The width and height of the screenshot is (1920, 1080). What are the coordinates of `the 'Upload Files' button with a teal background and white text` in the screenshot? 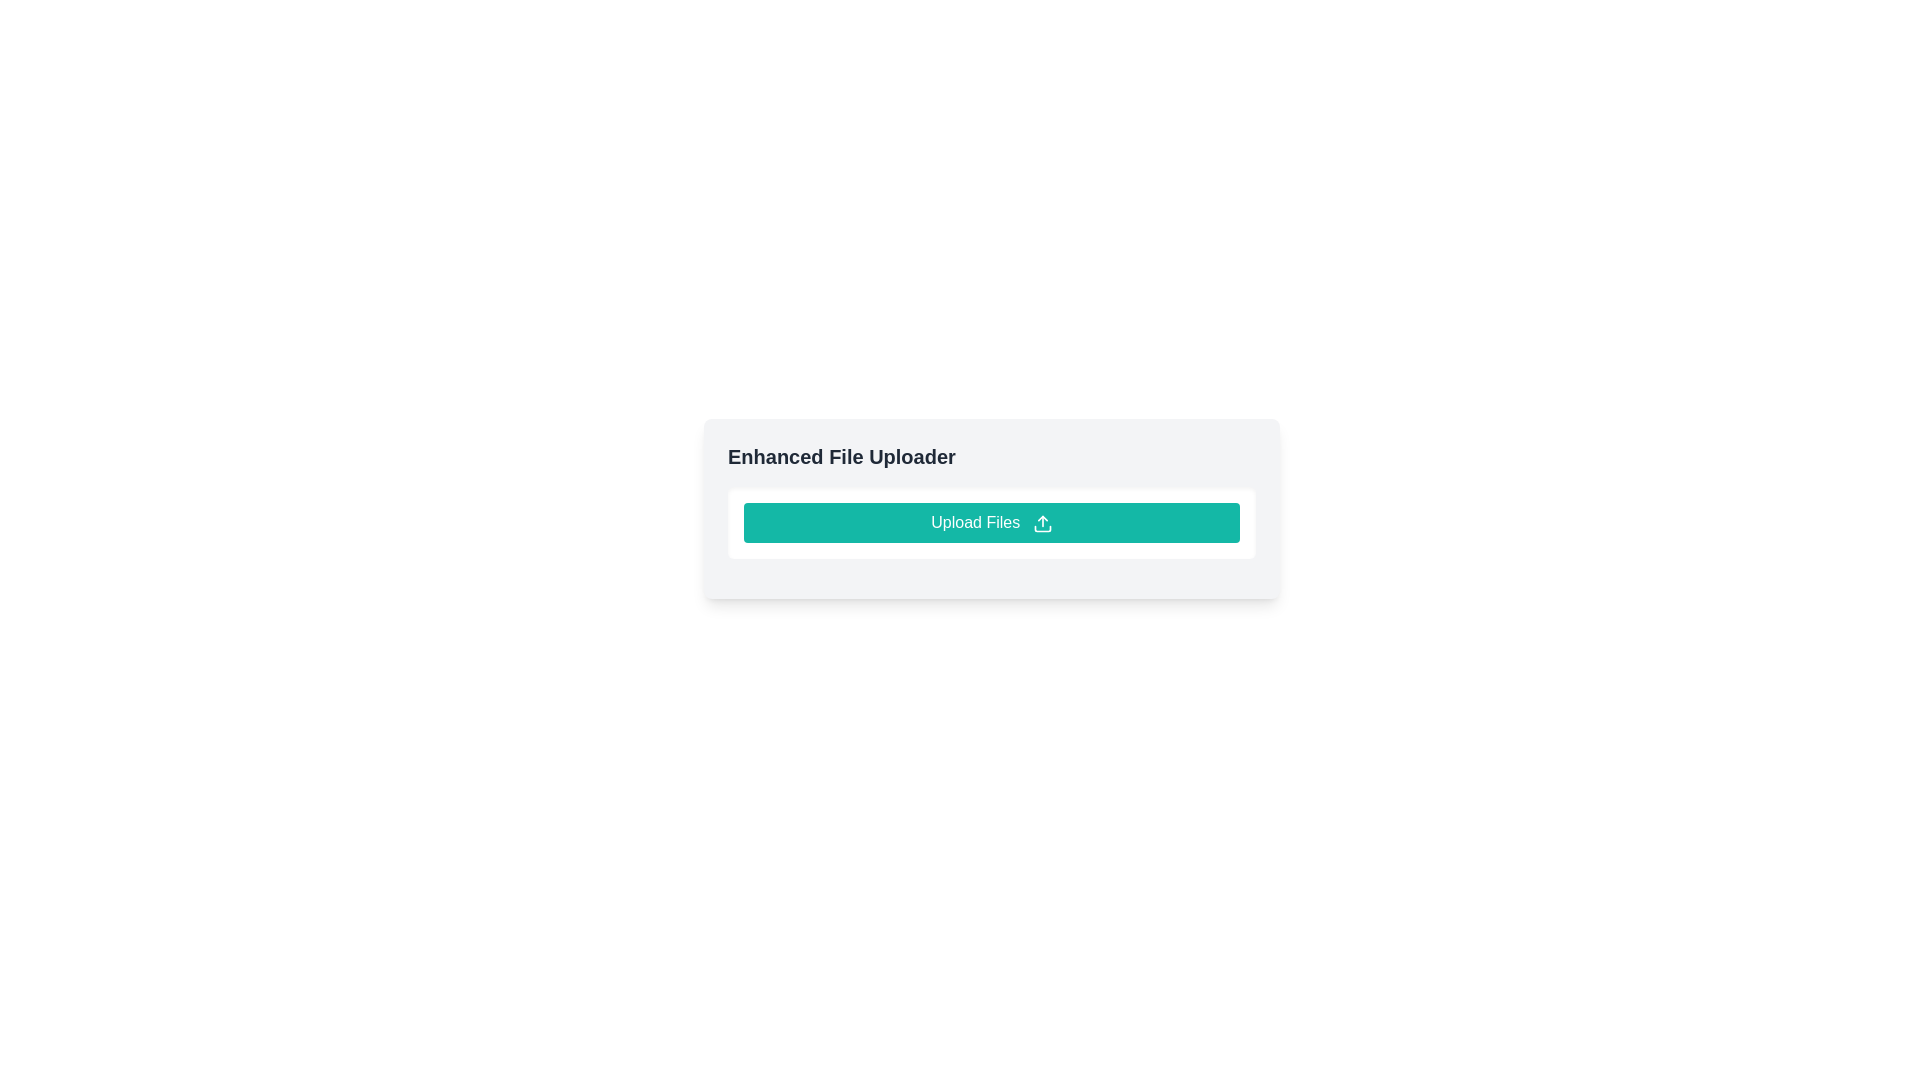 It's located at (992, 522).